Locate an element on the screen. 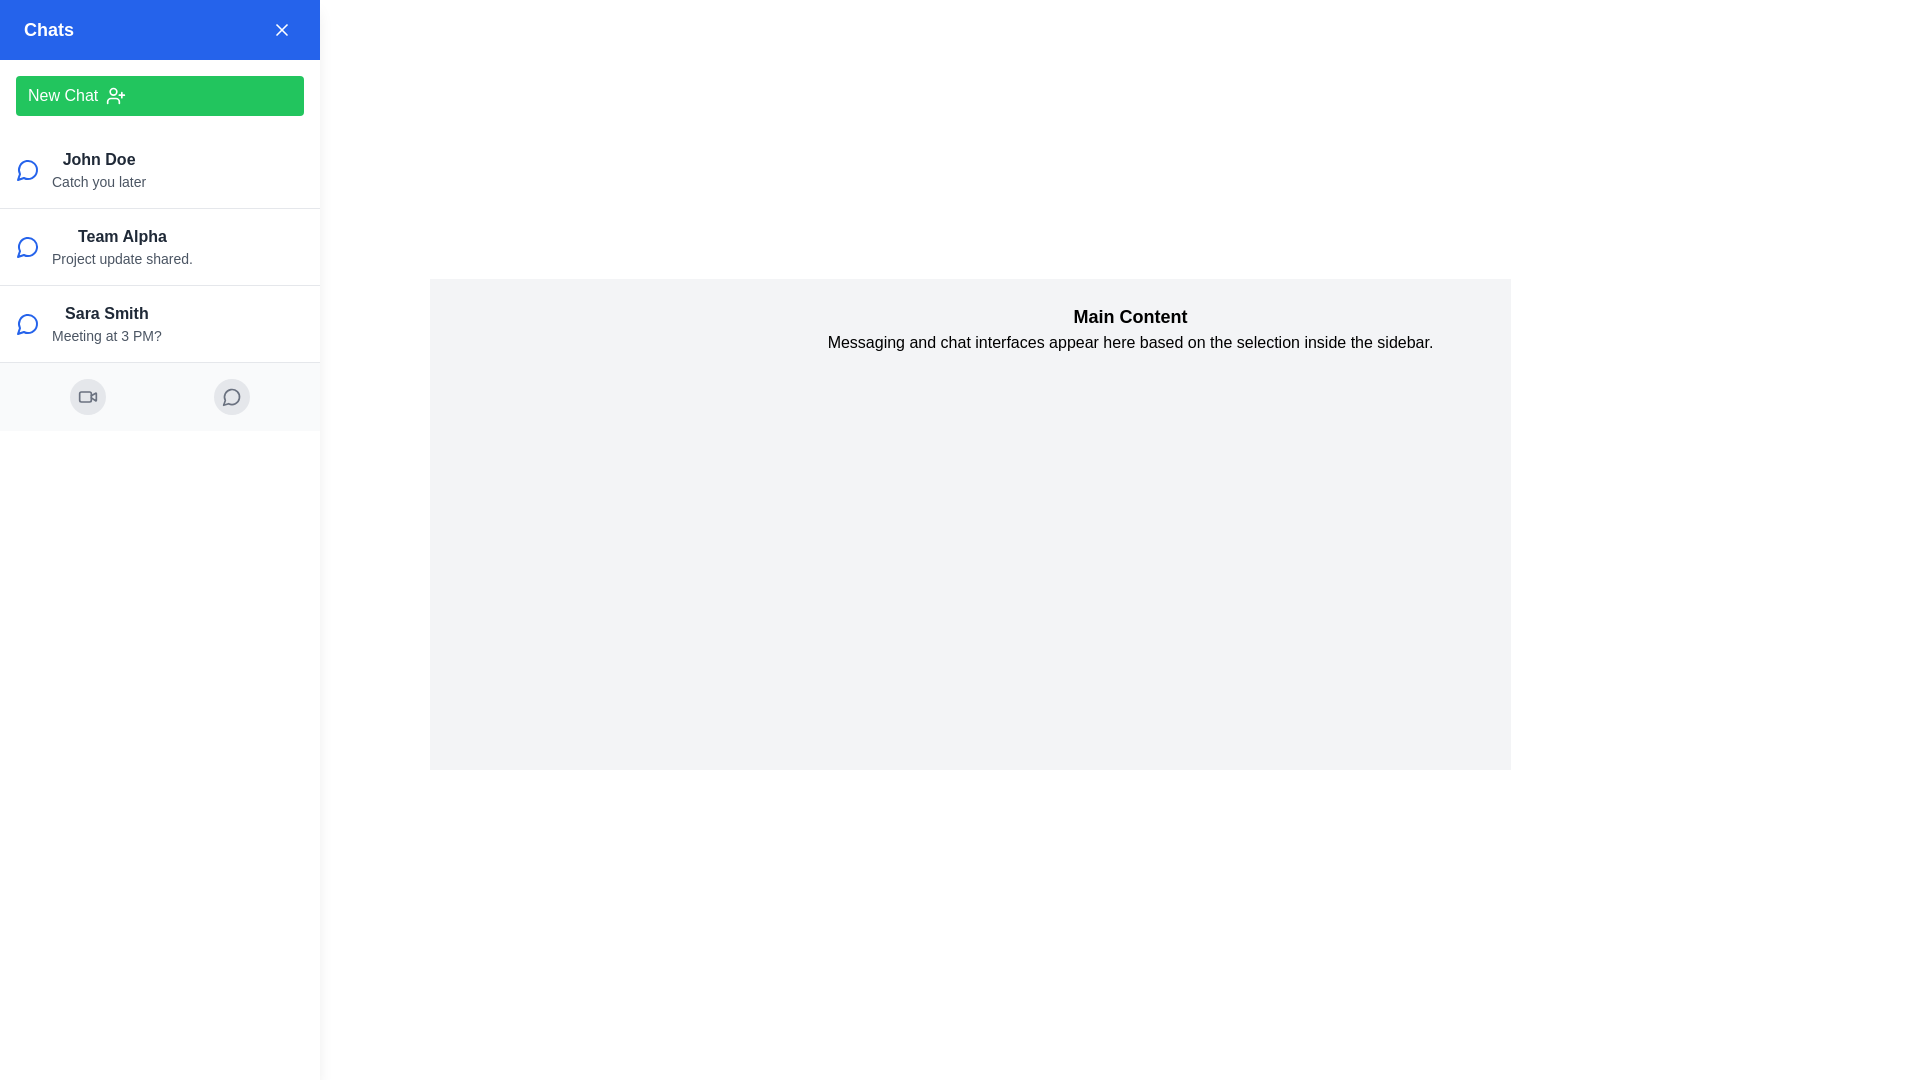  the 'Team Alpha' clickable list item, which features a blue circular chat bubble icon and the text 'Project update shared.' is located at coordinates (158, 245).